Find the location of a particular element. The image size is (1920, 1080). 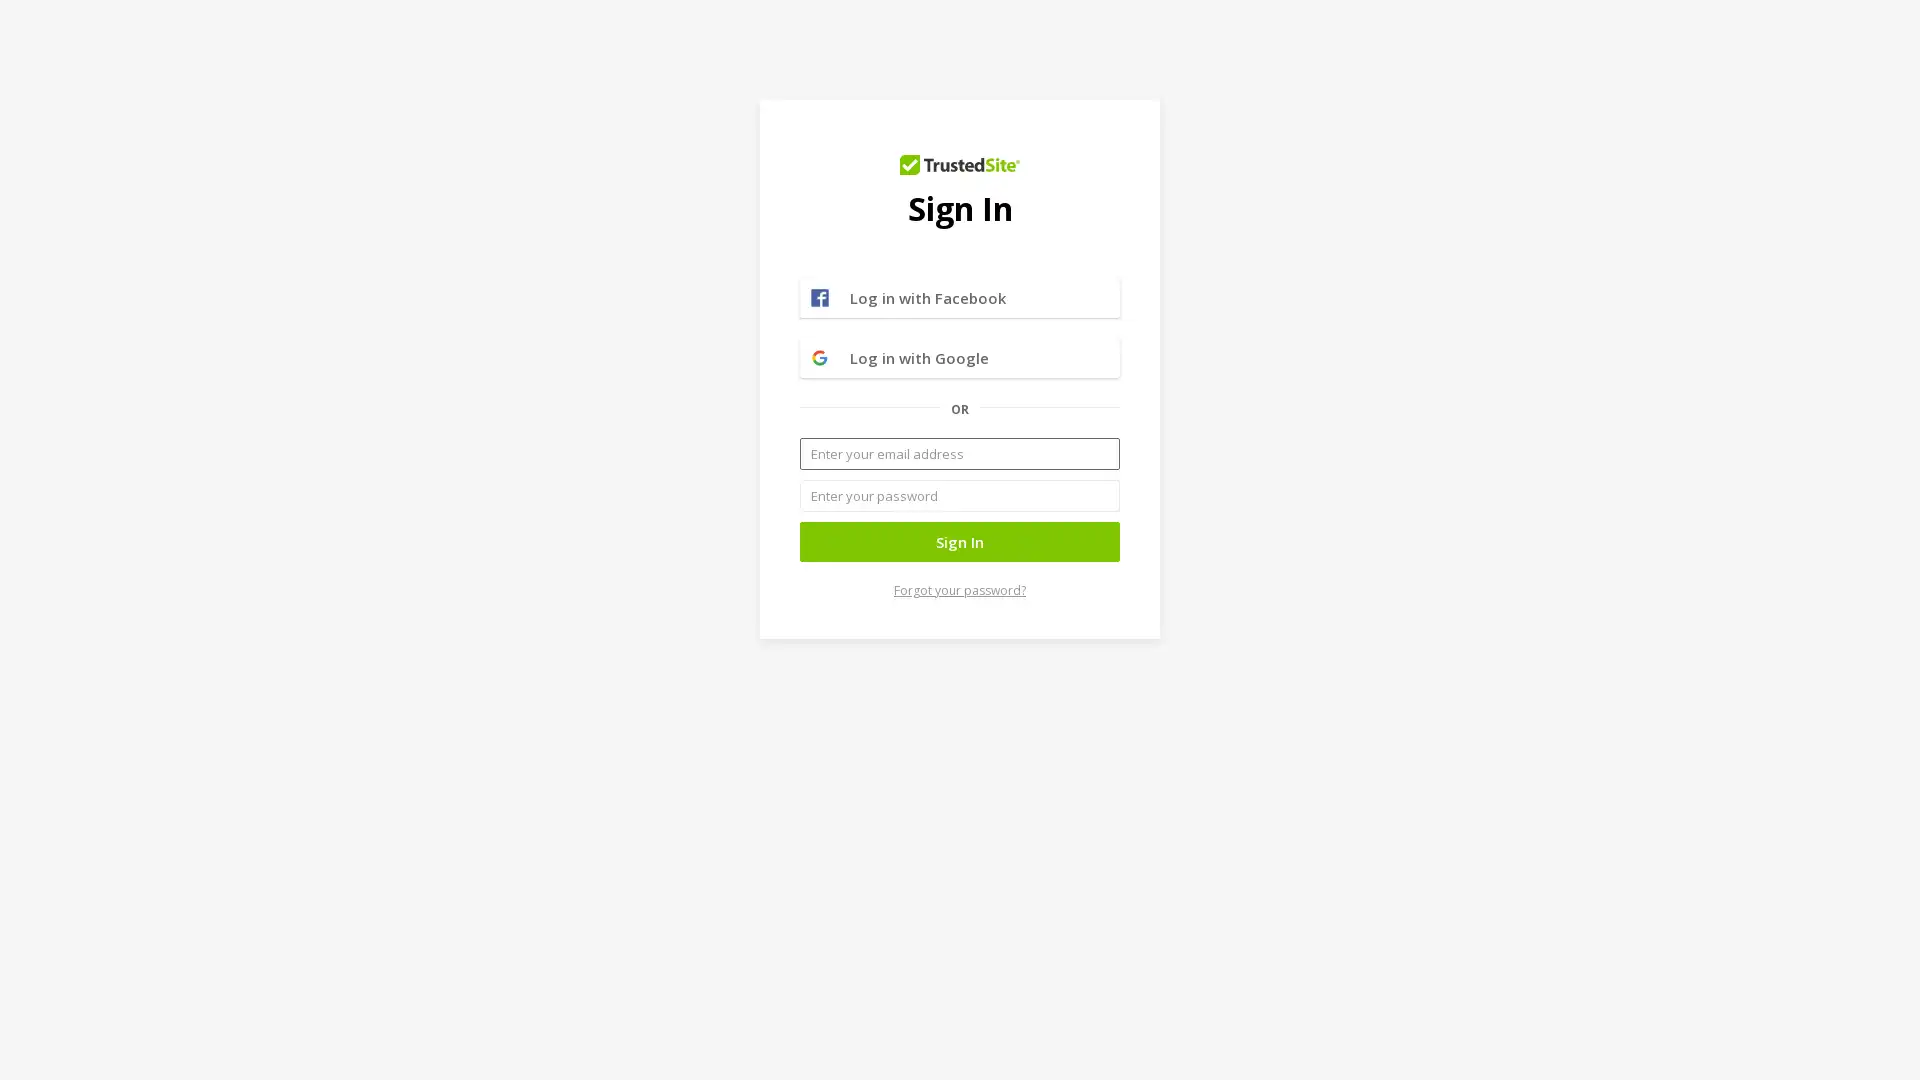

Log in with Google is located at coordinates (960, 357).